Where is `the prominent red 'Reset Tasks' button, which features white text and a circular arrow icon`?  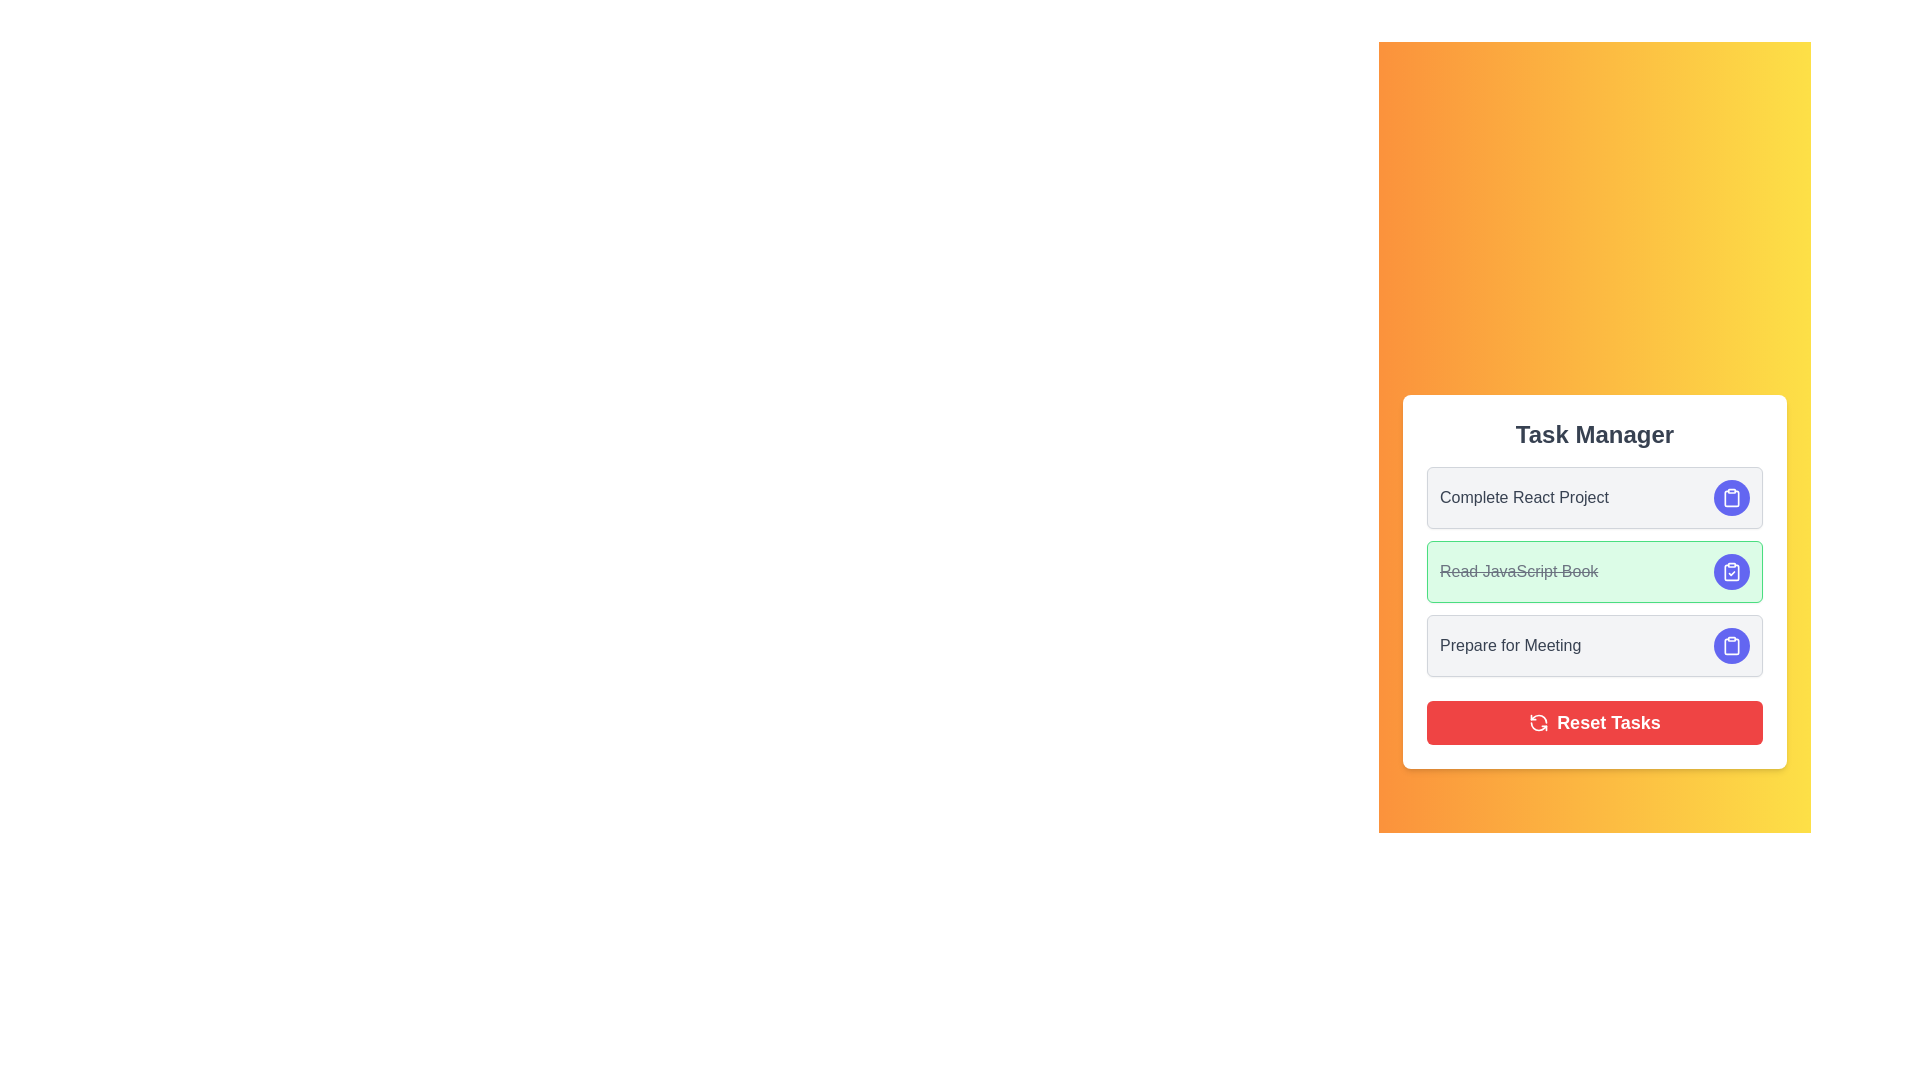 the prominent red 'Reset Tasks' button, which features white text and a circular arrow icon is located at coordinates (1593, 722).